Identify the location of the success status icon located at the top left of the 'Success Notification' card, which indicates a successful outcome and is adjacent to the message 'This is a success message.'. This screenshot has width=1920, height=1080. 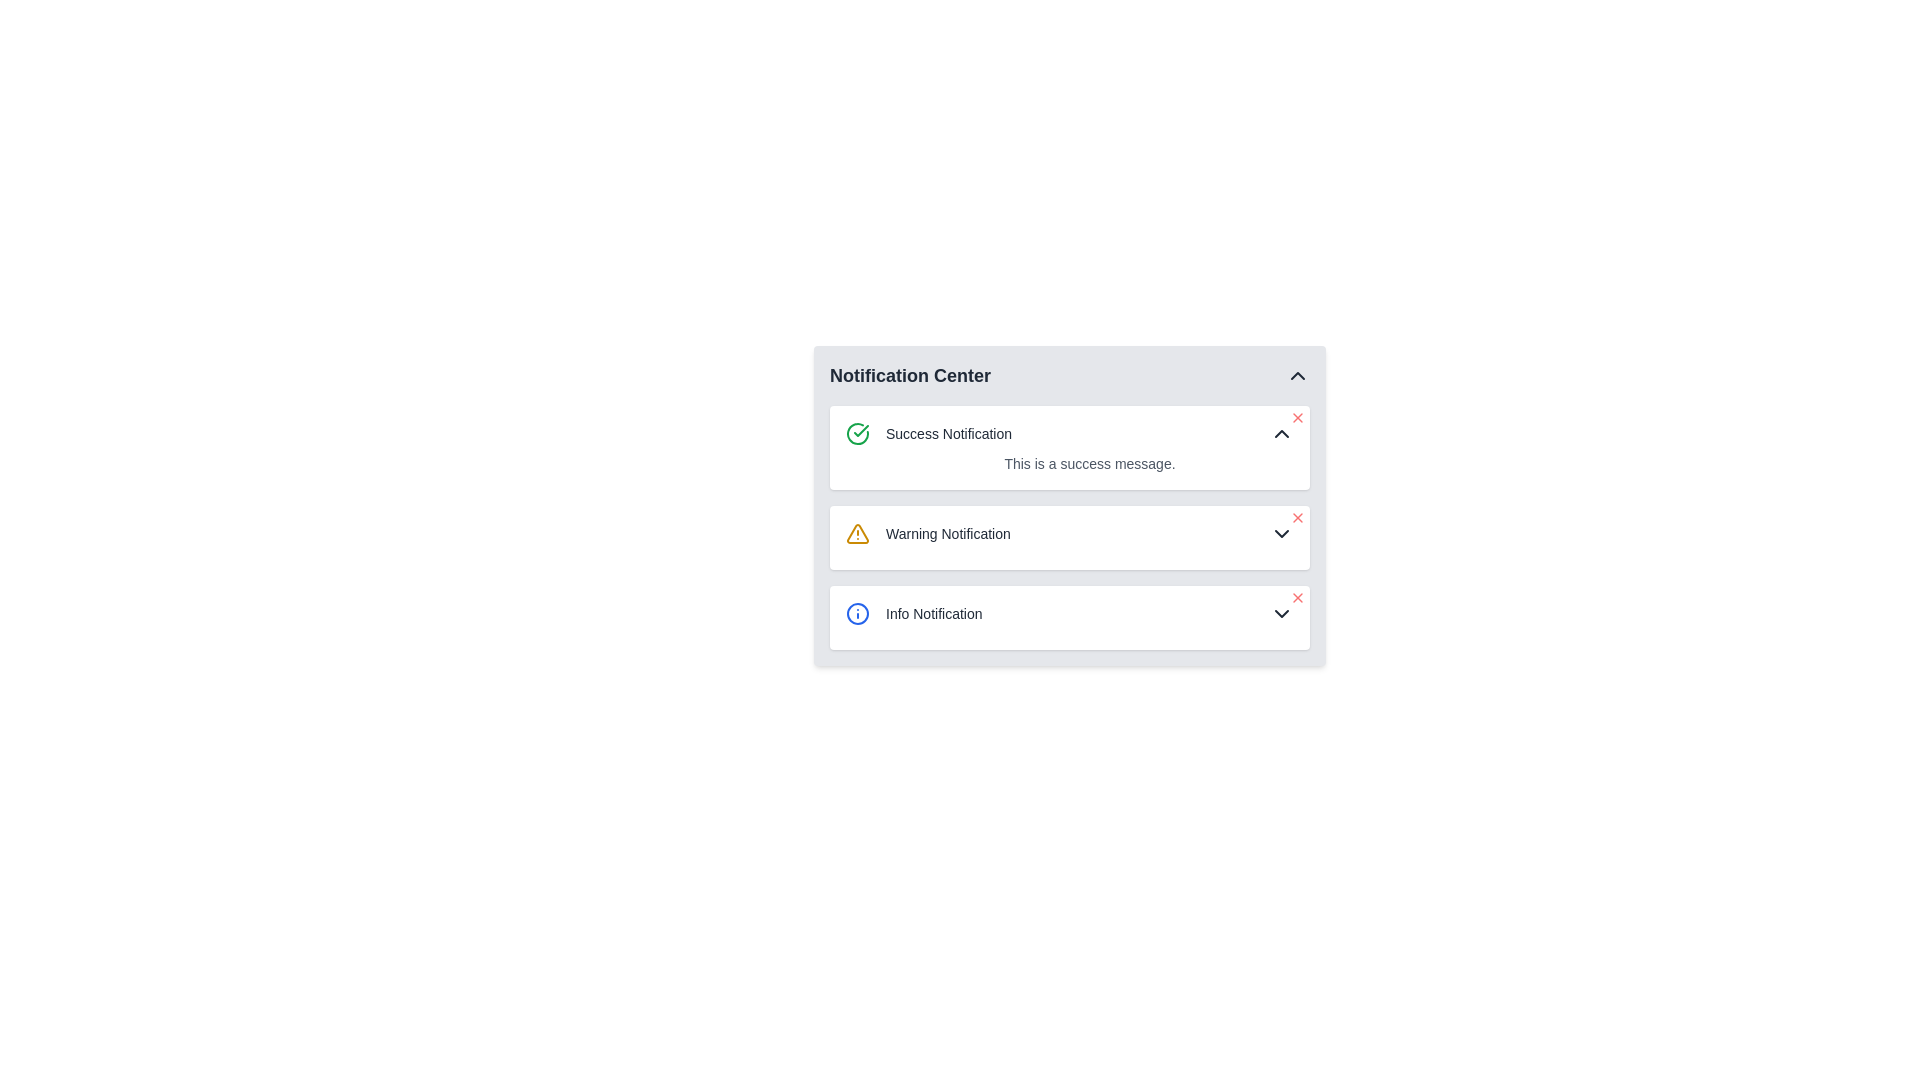
(858, 433).